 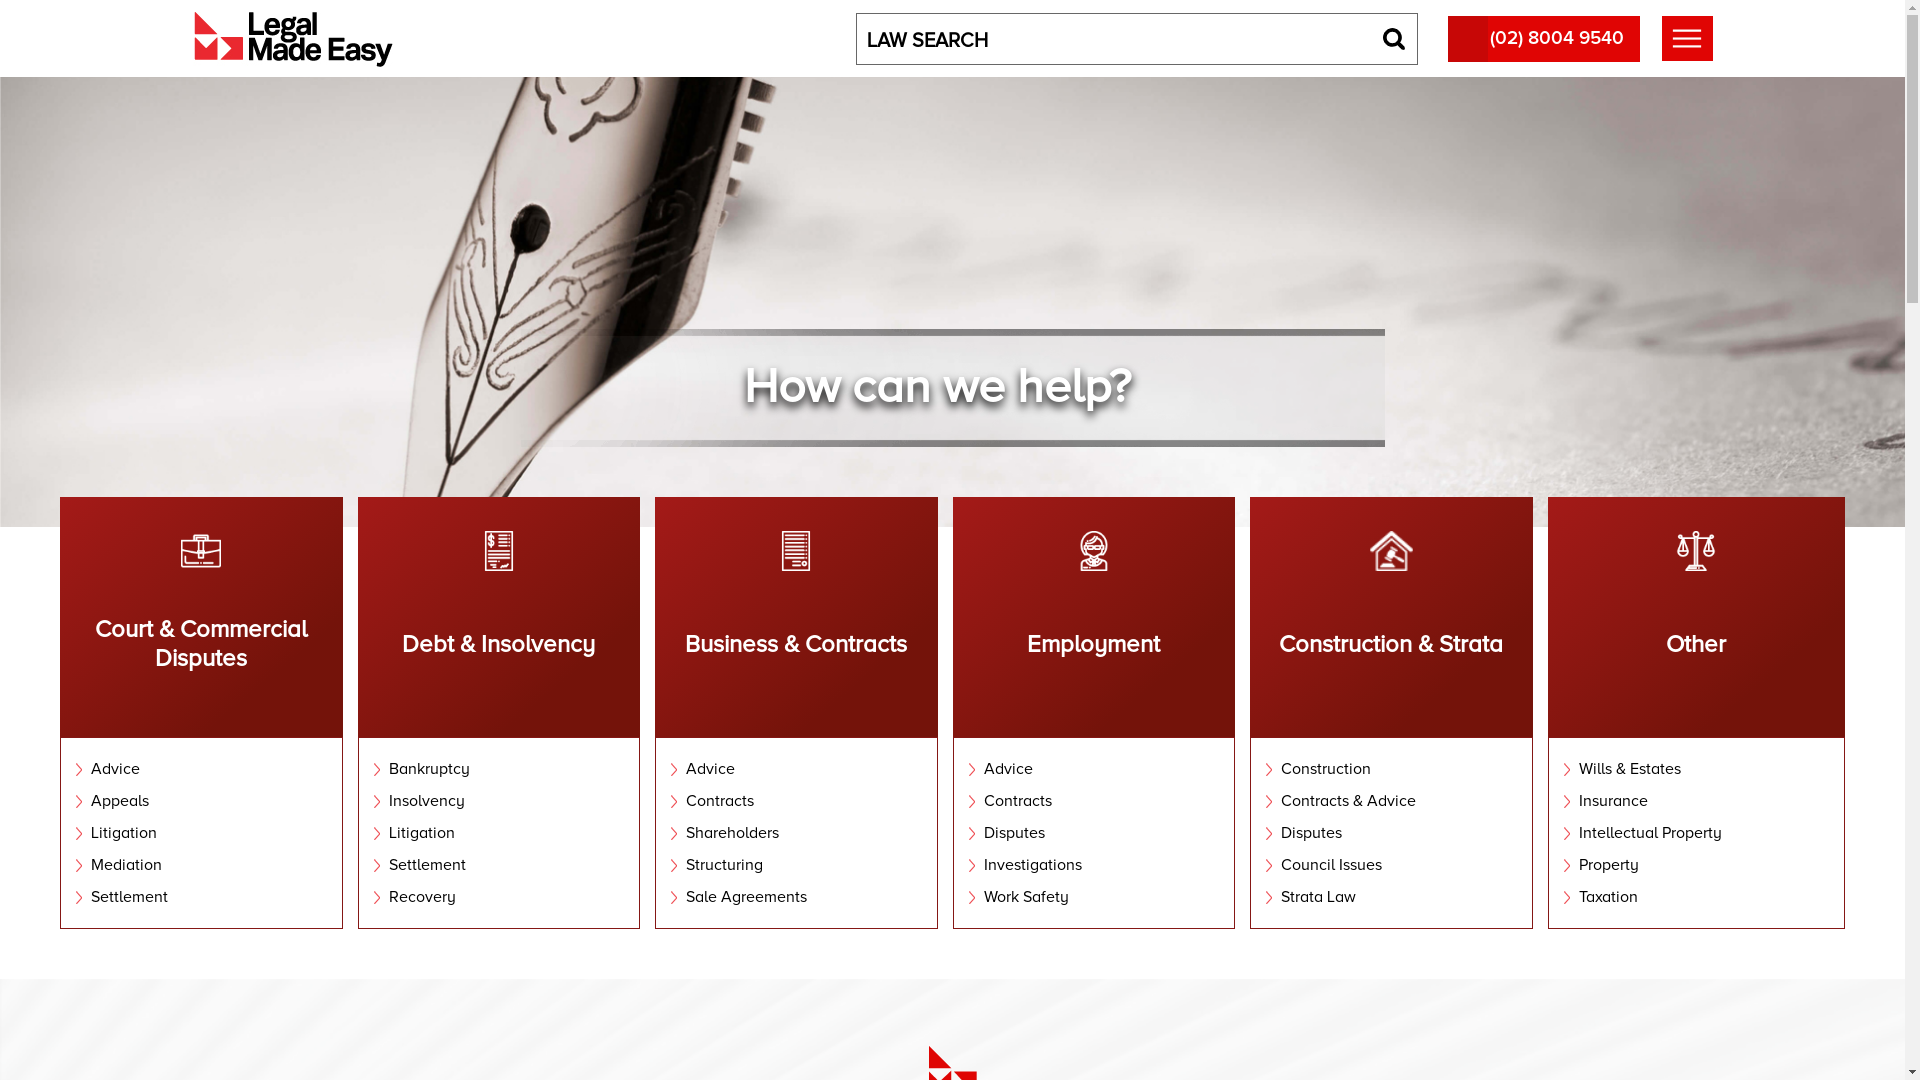 What do you see at coordinates (1448, 38) in the screenshot?
I see `'(02) 8004 9540'` at bounding box center [1448, 38].